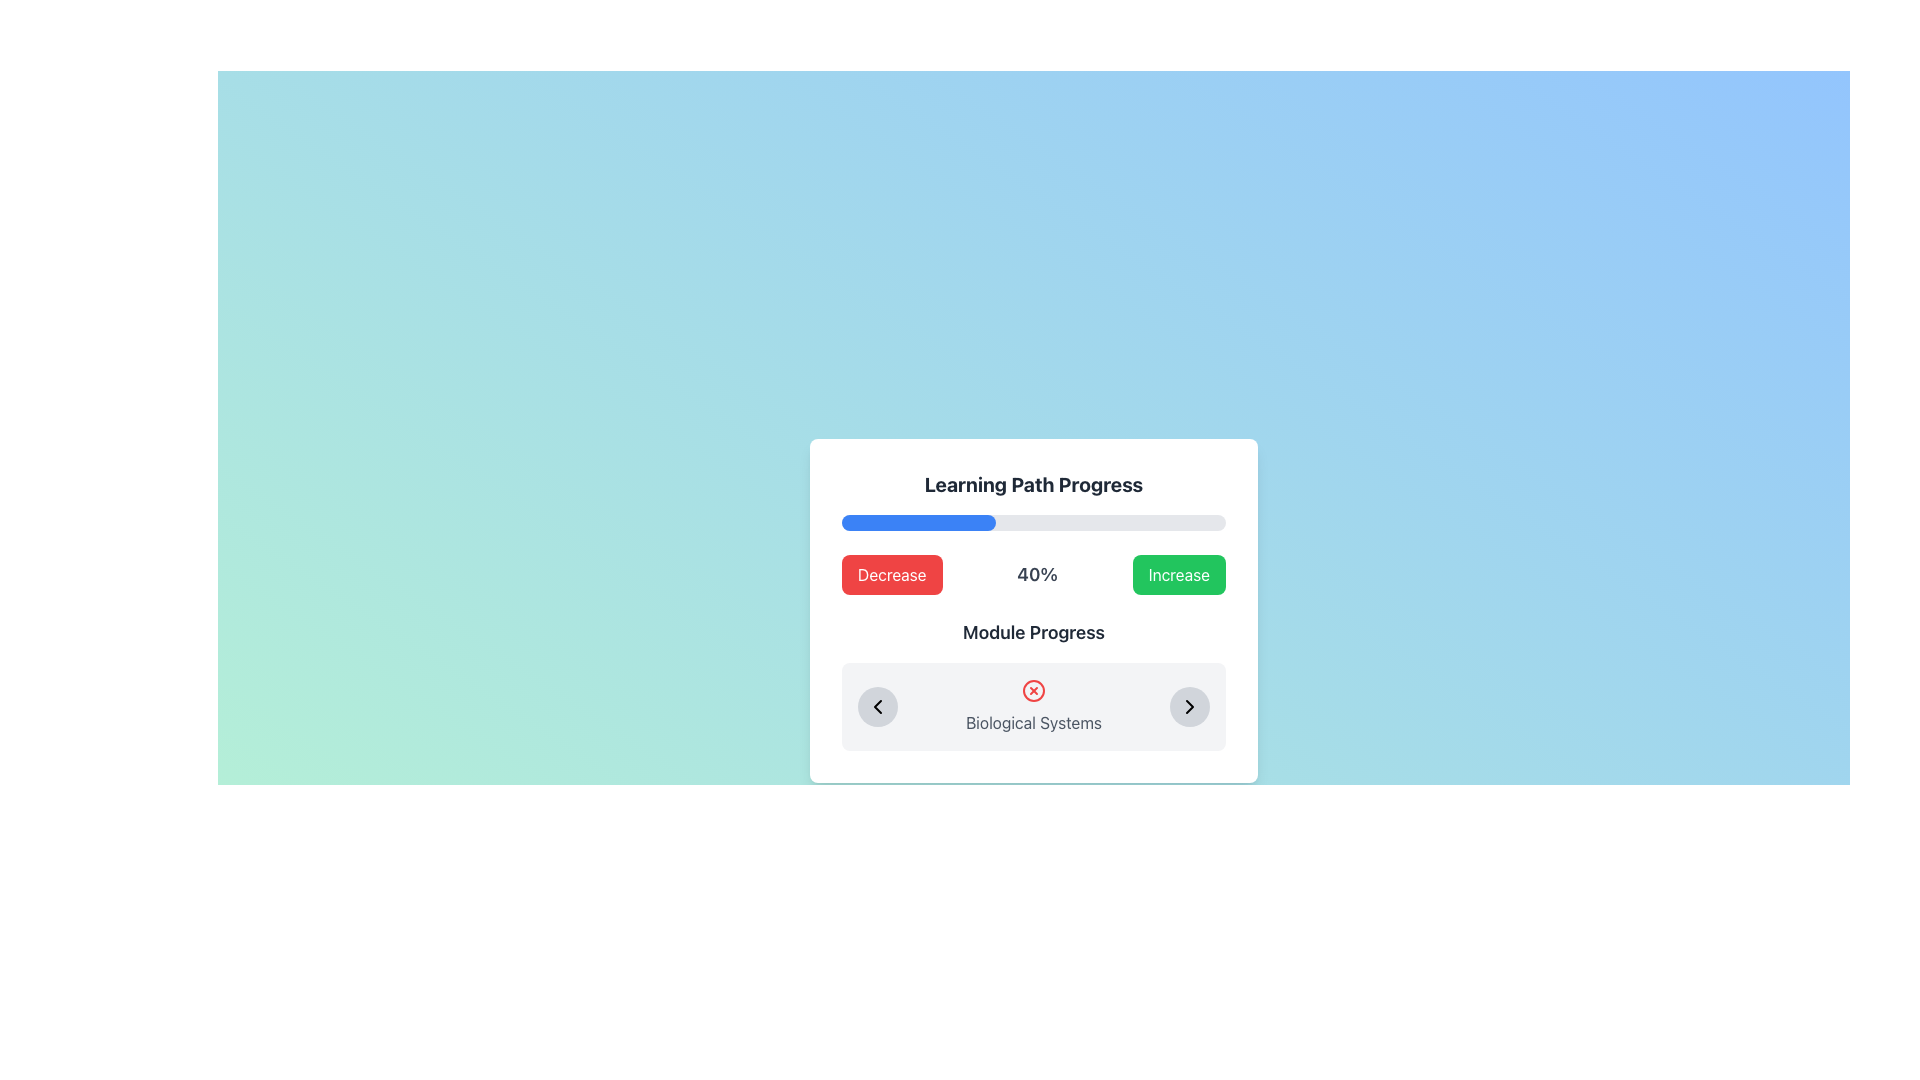  What do you see at coordinates (944, 522) in the screenshot?
I see `progress` at bounding box center [944, 522].